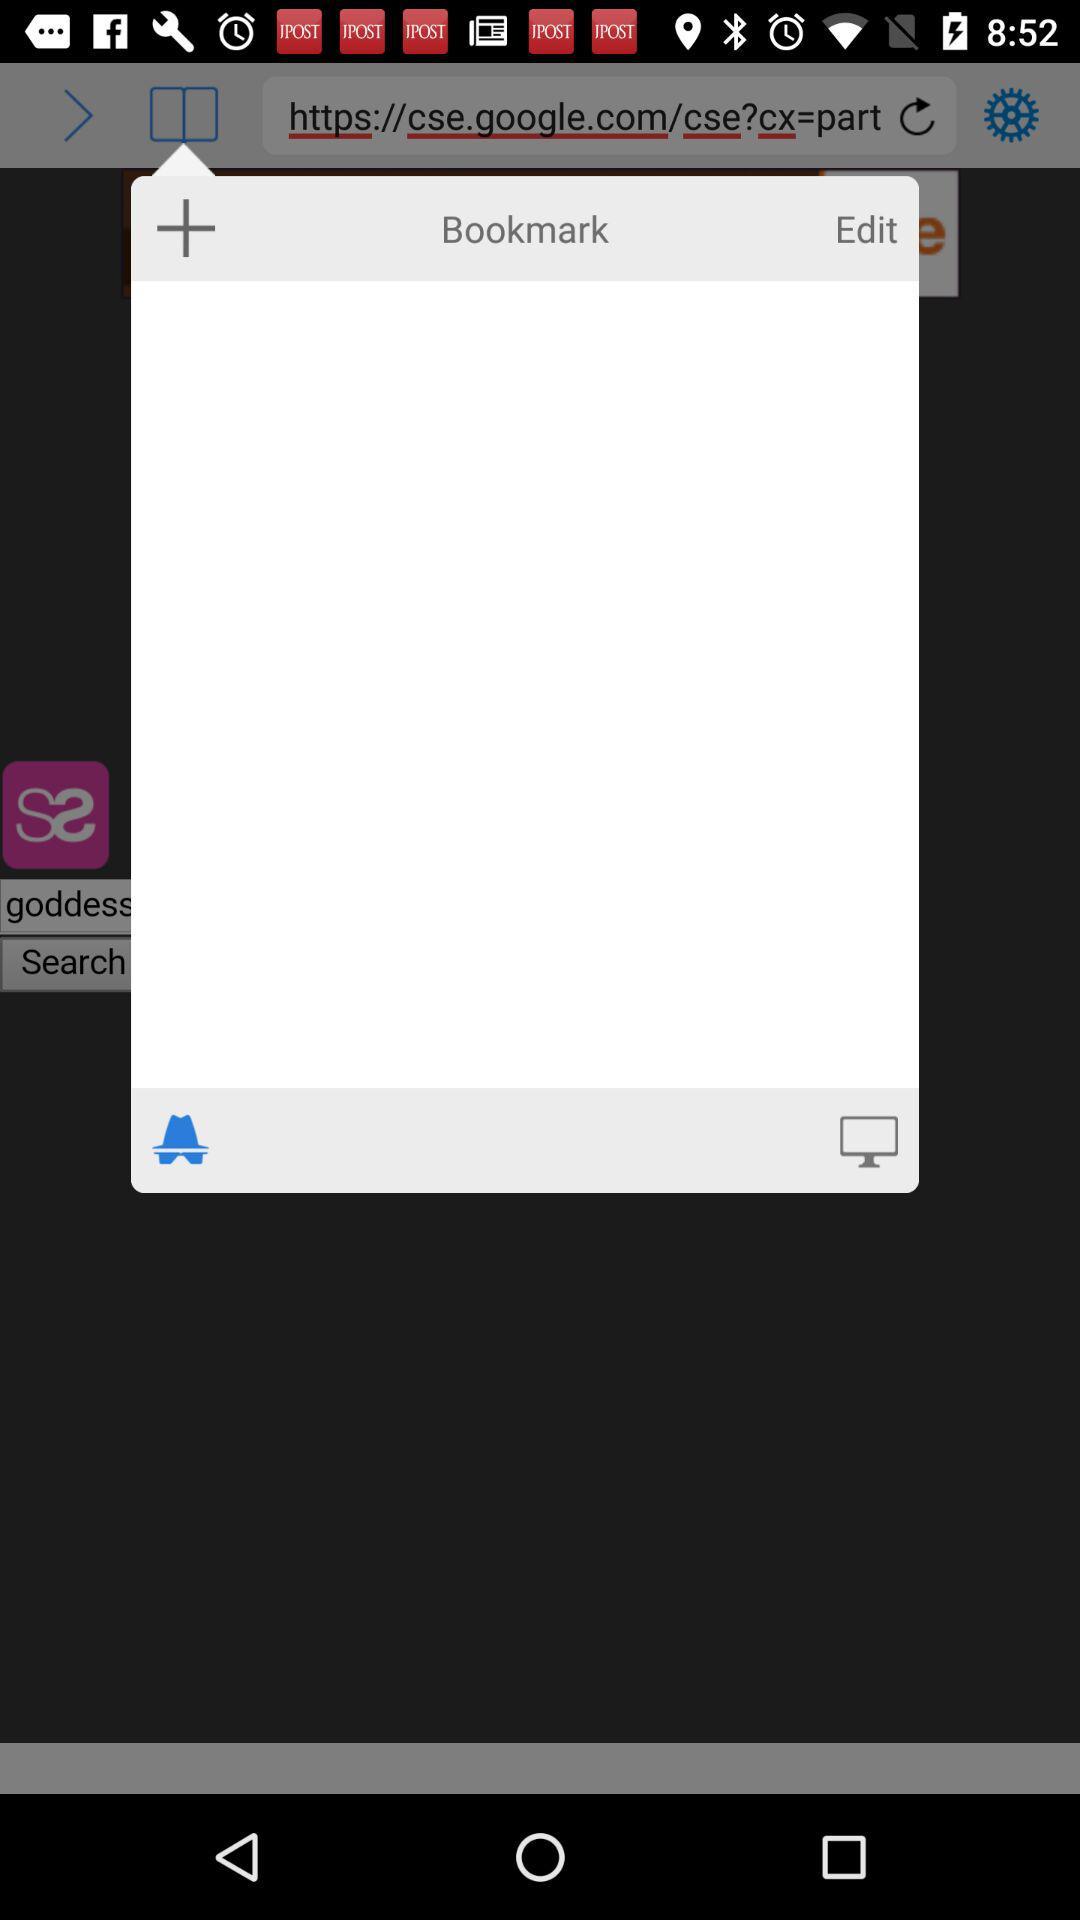 This screenshot has height=1920, width=1080. What do you see at coordinates (865, 228) in the screenshot?
I see `icon to the right of bookmark icon` at bounding box center [865, 228].